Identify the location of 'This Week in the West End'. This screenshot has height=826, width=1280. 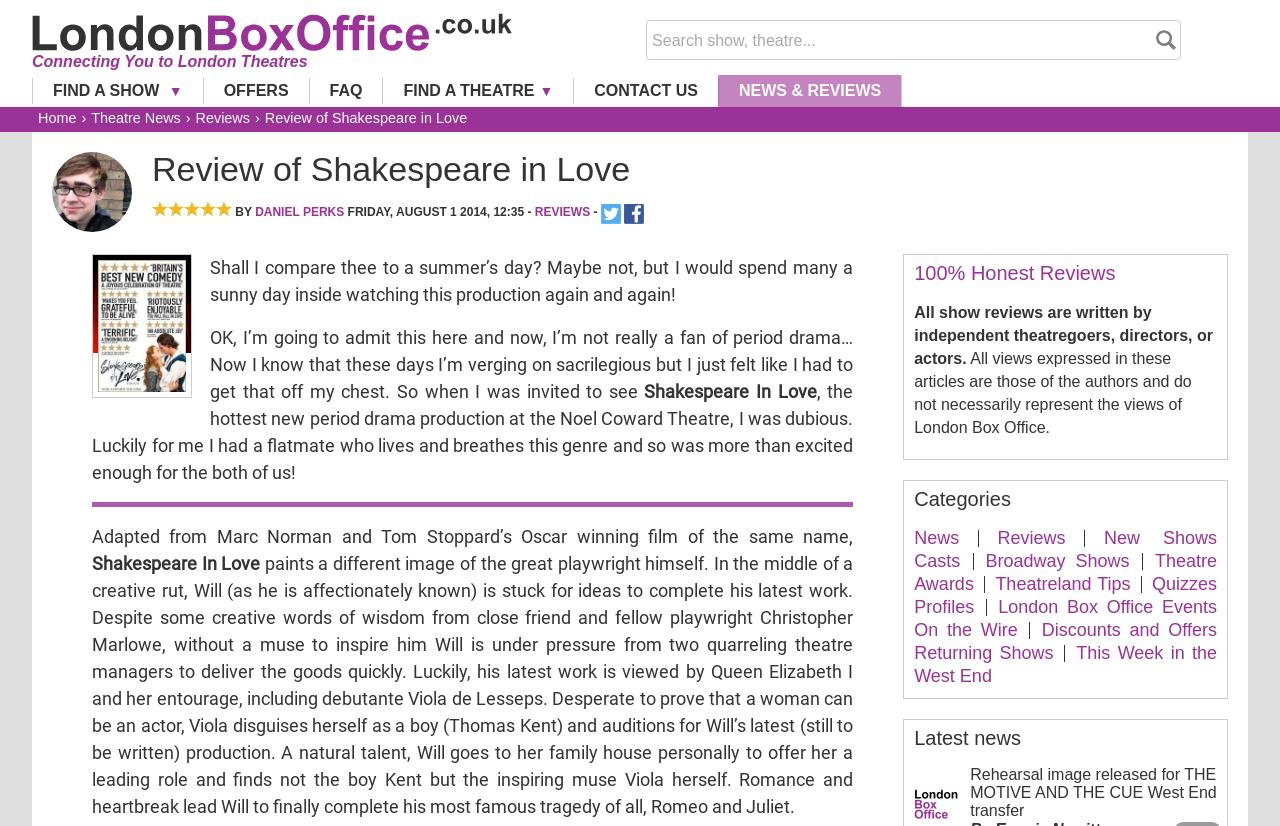
(913, 663).